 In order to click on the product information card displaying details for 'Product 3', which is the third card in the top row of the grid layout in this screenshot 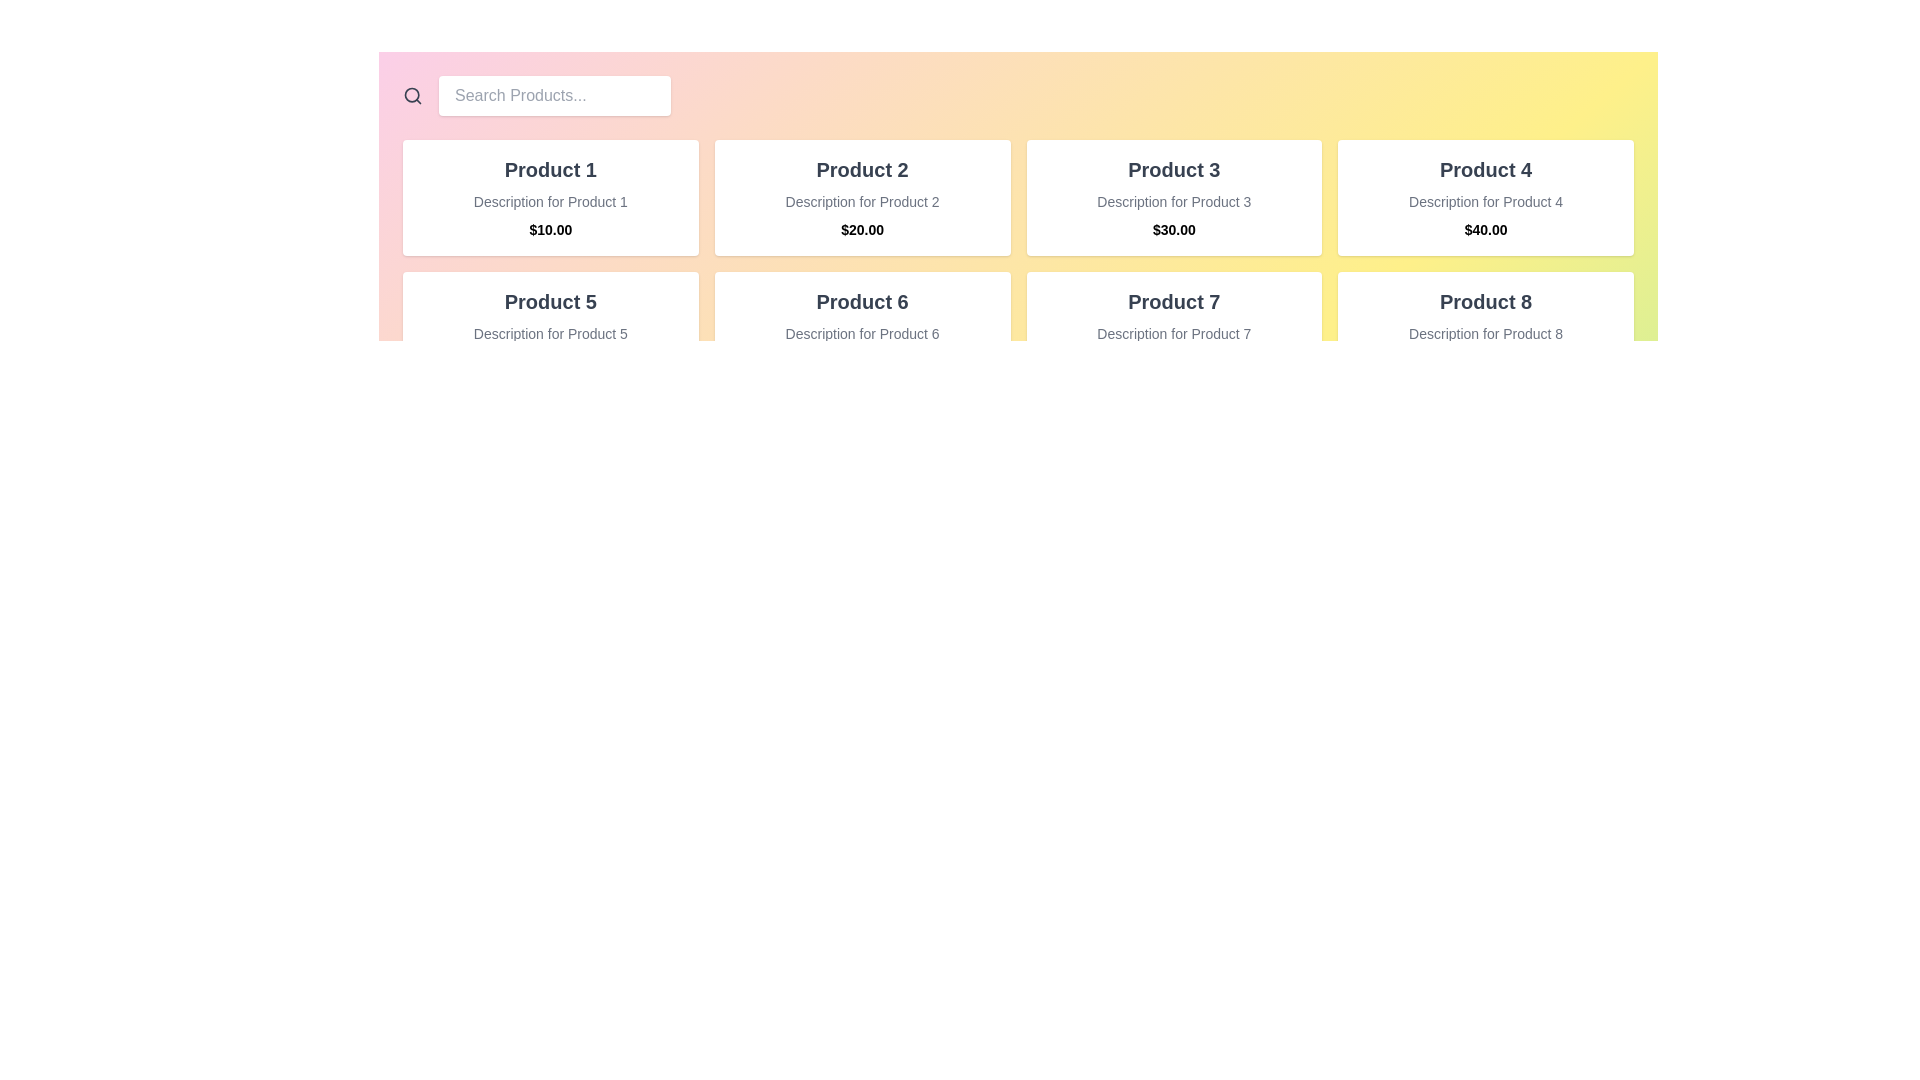, I will do `click(1174, 197)`.